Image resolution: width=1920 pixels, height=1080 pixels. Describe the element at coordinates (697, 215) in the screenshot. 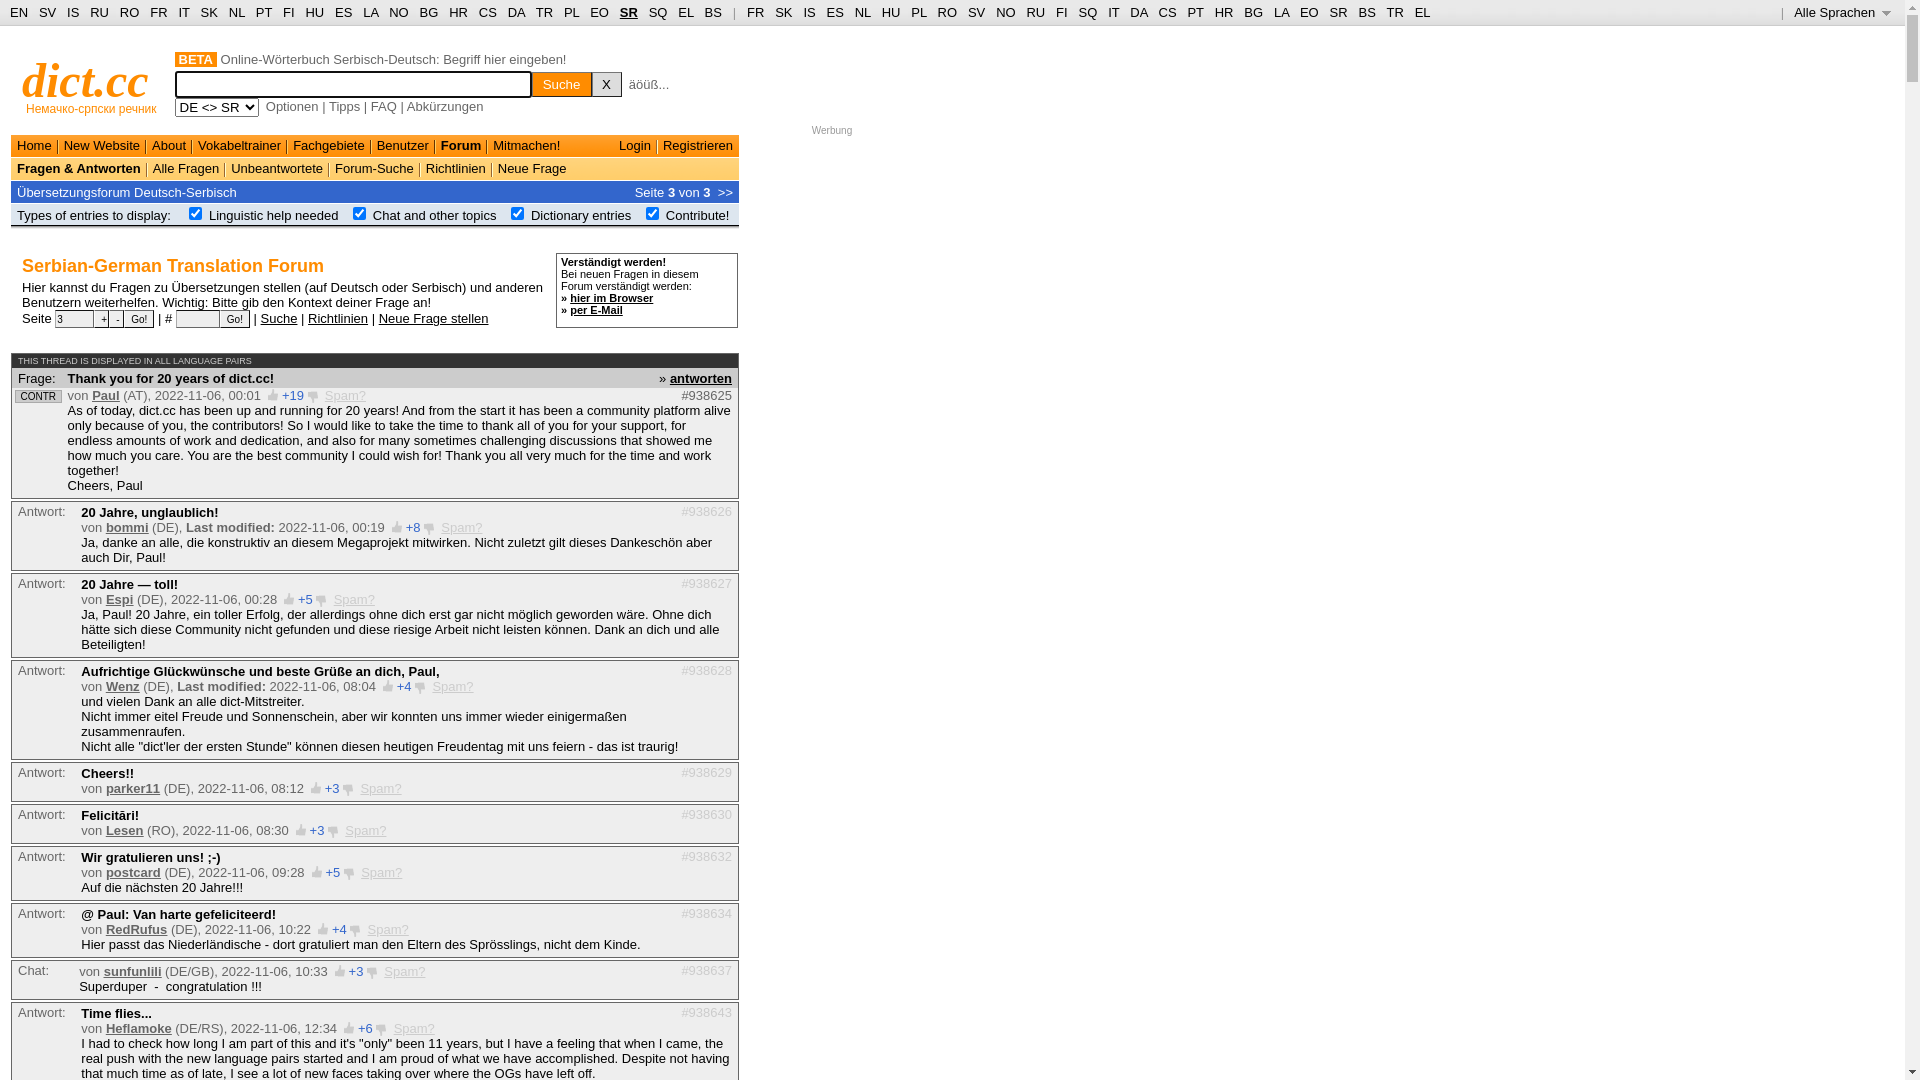

I see `'Contribute!'` at that location.